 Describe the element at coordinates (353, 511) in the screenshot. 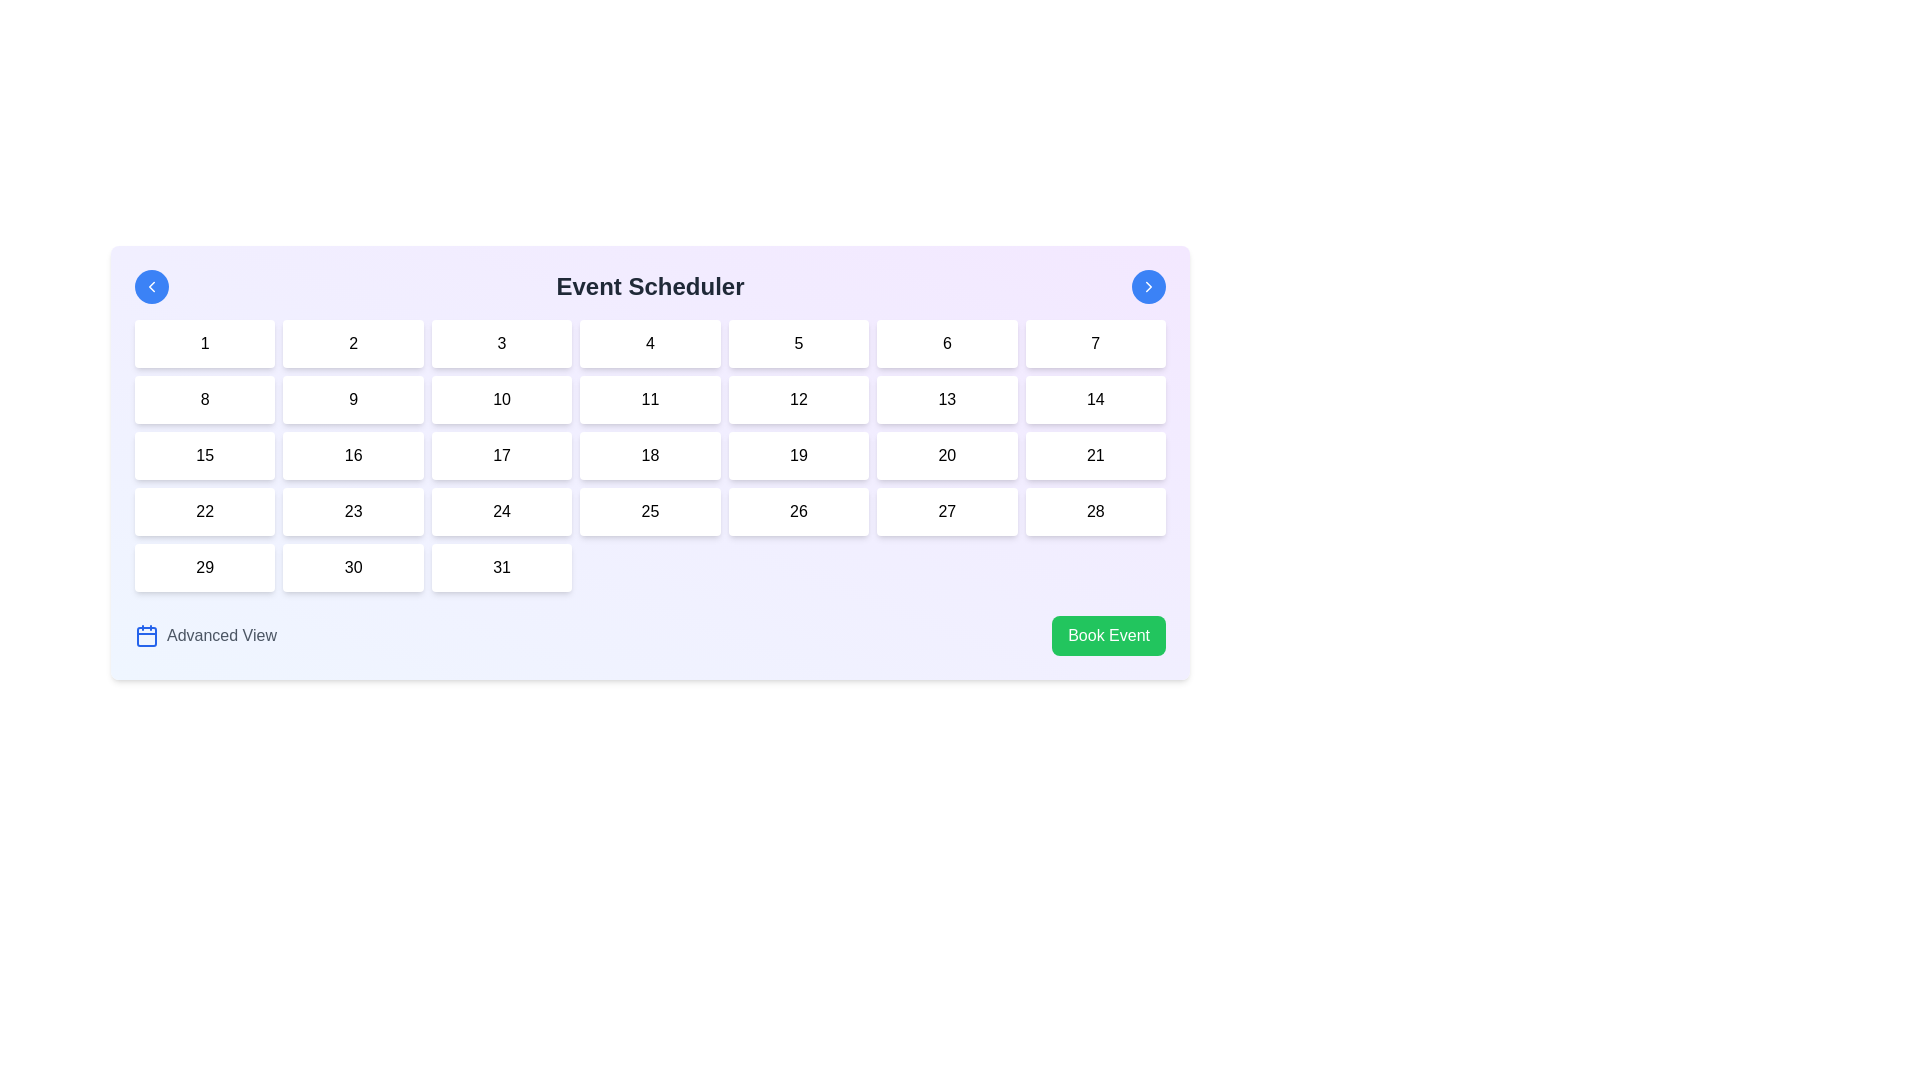

I see `the rectangular button with the number '23' centered in black text` at that location.